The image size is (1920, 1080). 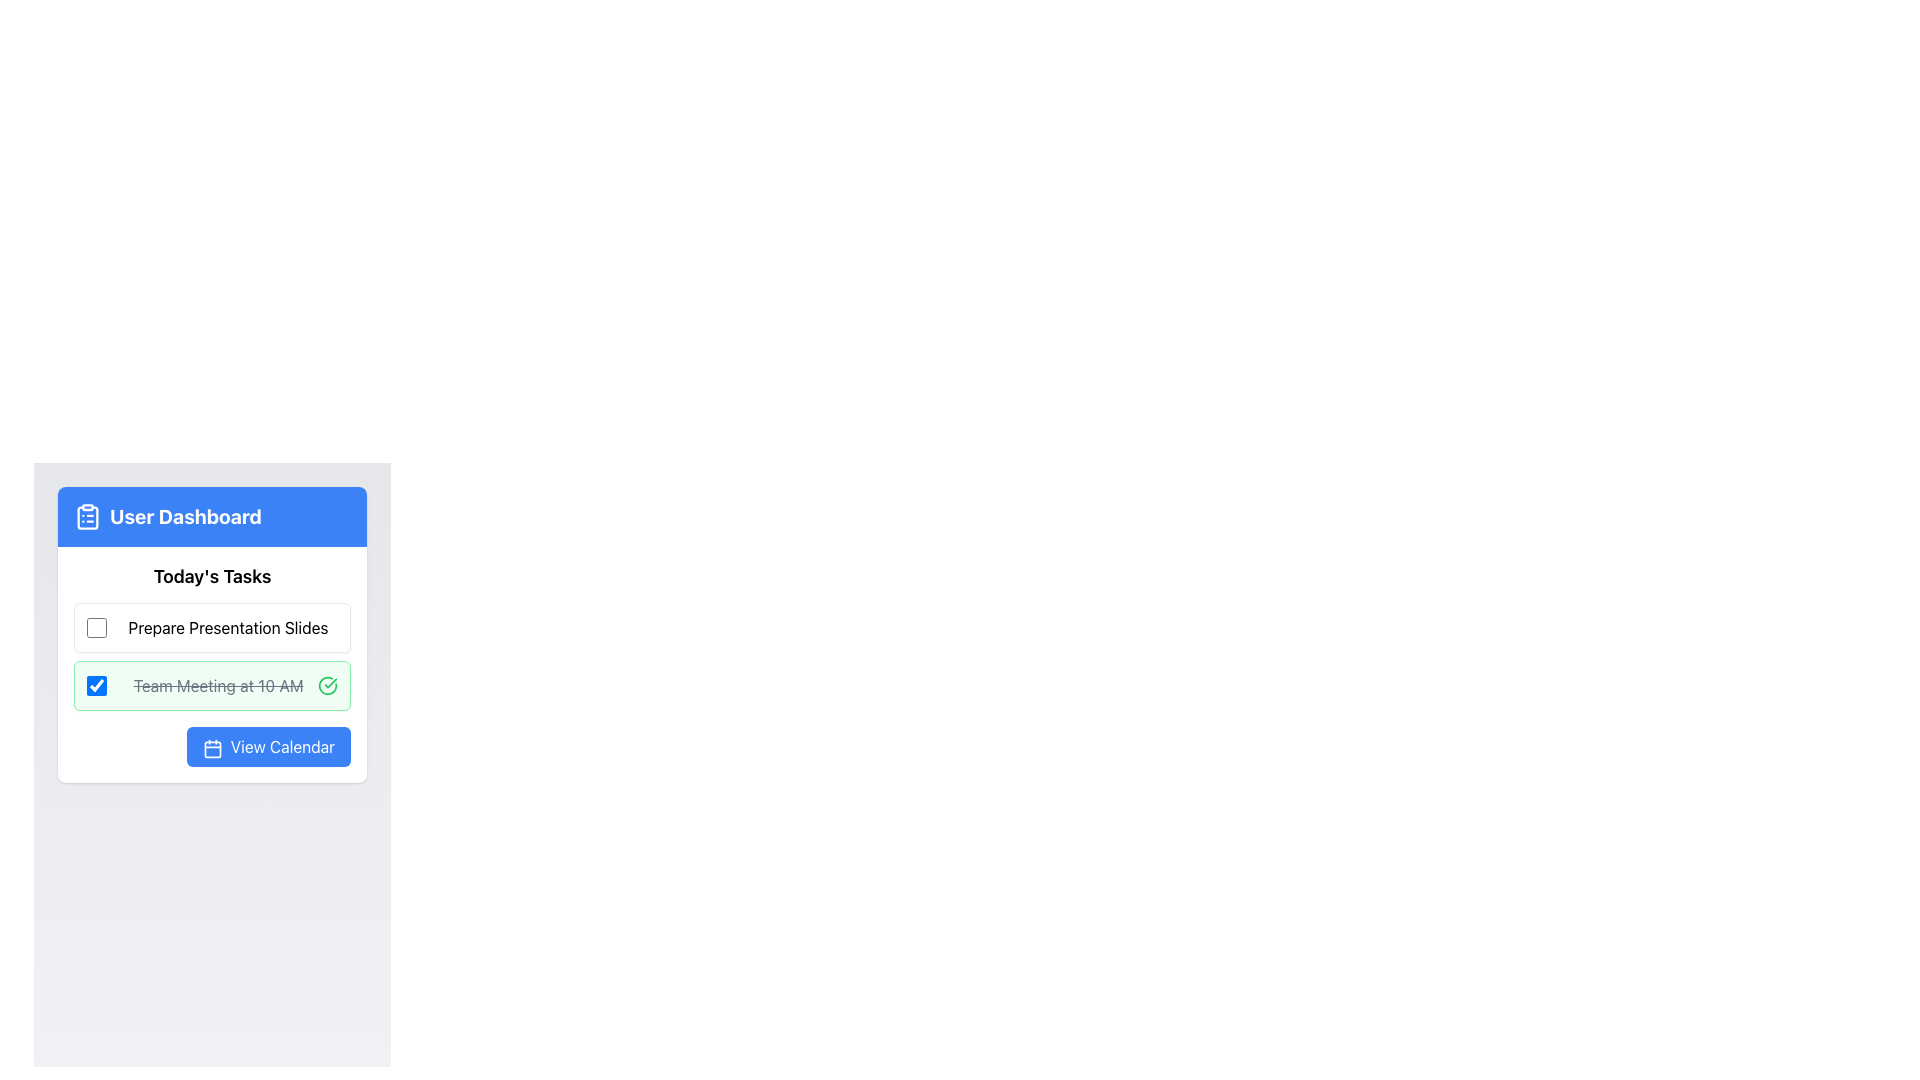 I want to click on the checkbox of the completed task item with a strikethrough text that is located in the 'Today's Tasks' section, specifically the second task beneath 'Prepare Presentation Slides', so click(x=212, y=656).